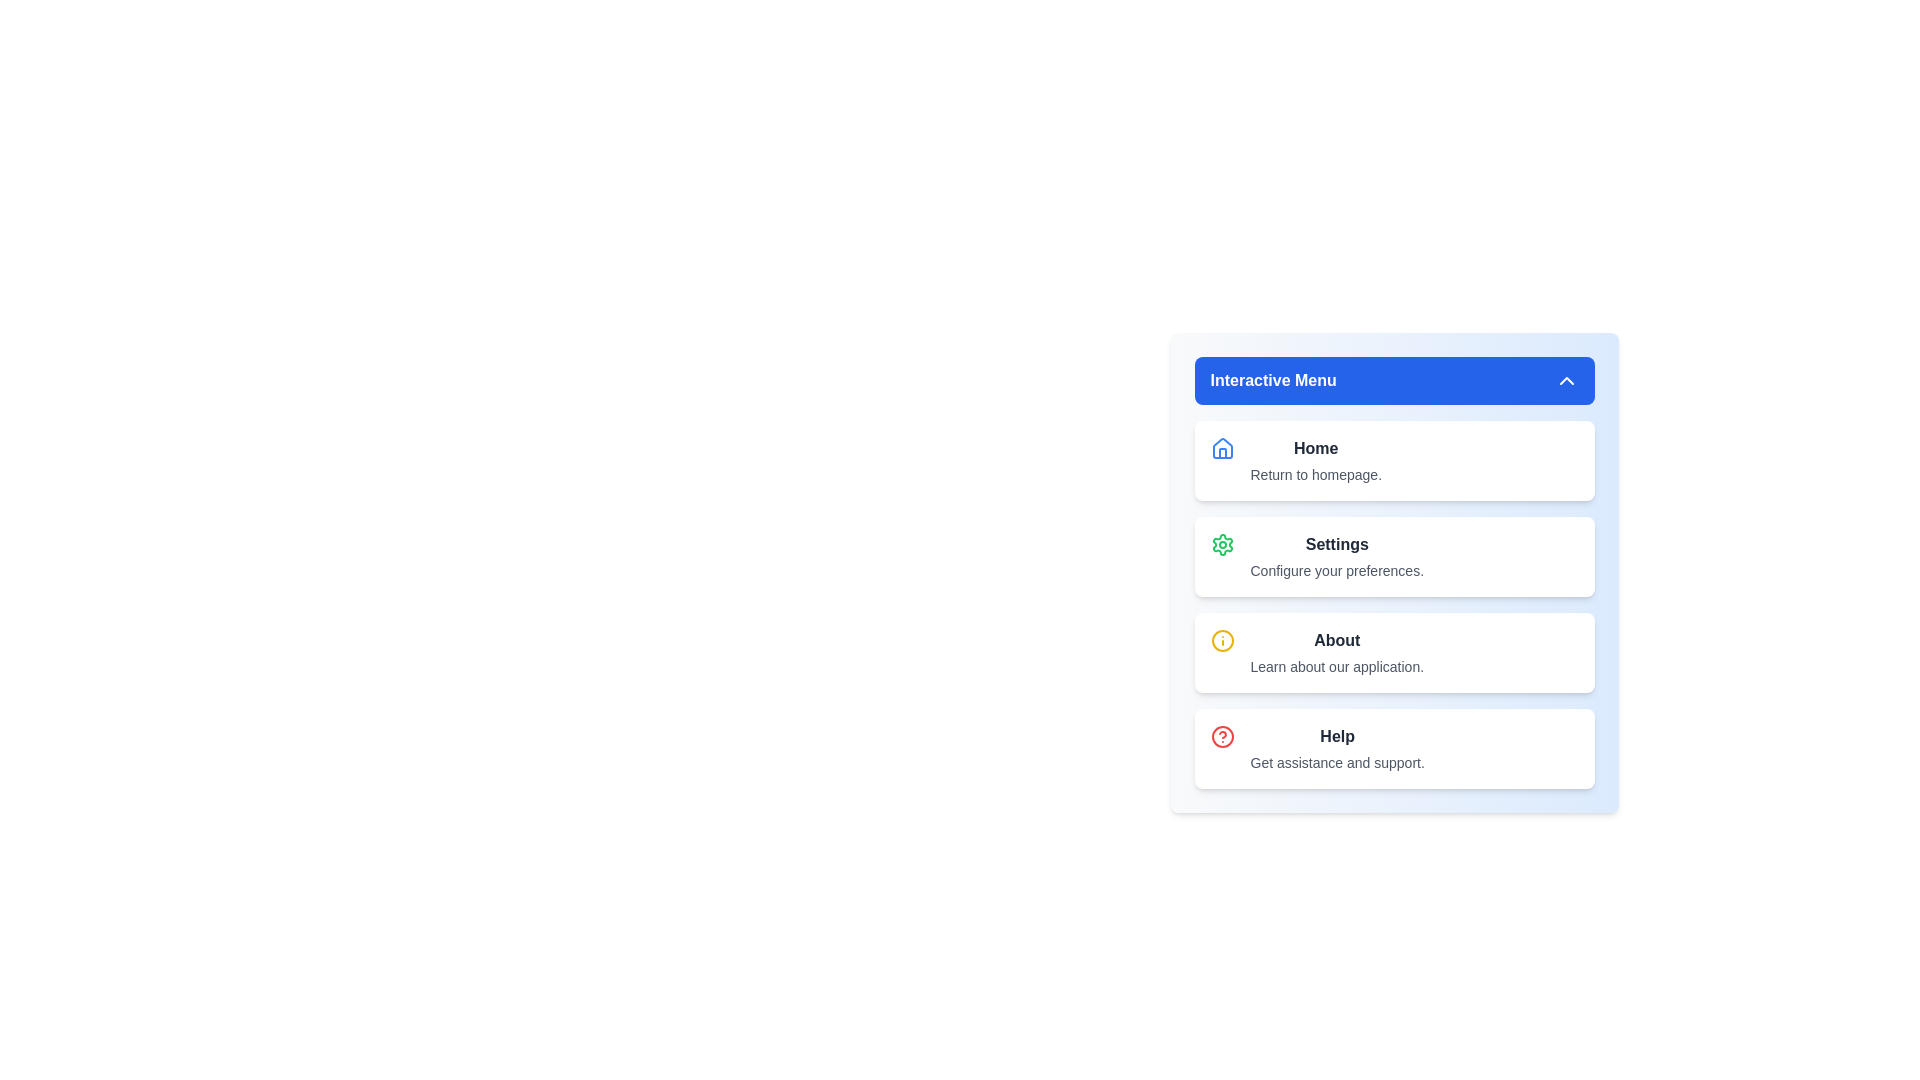  What do you see at coordinates (1337, 736) in the screenshot?
I see `the bold text label displaying 'Help' in dark gray, located in the bottommost section of the vertical menu list under the header 'Interactive Menu.'` at bounding box center [1337, 736].